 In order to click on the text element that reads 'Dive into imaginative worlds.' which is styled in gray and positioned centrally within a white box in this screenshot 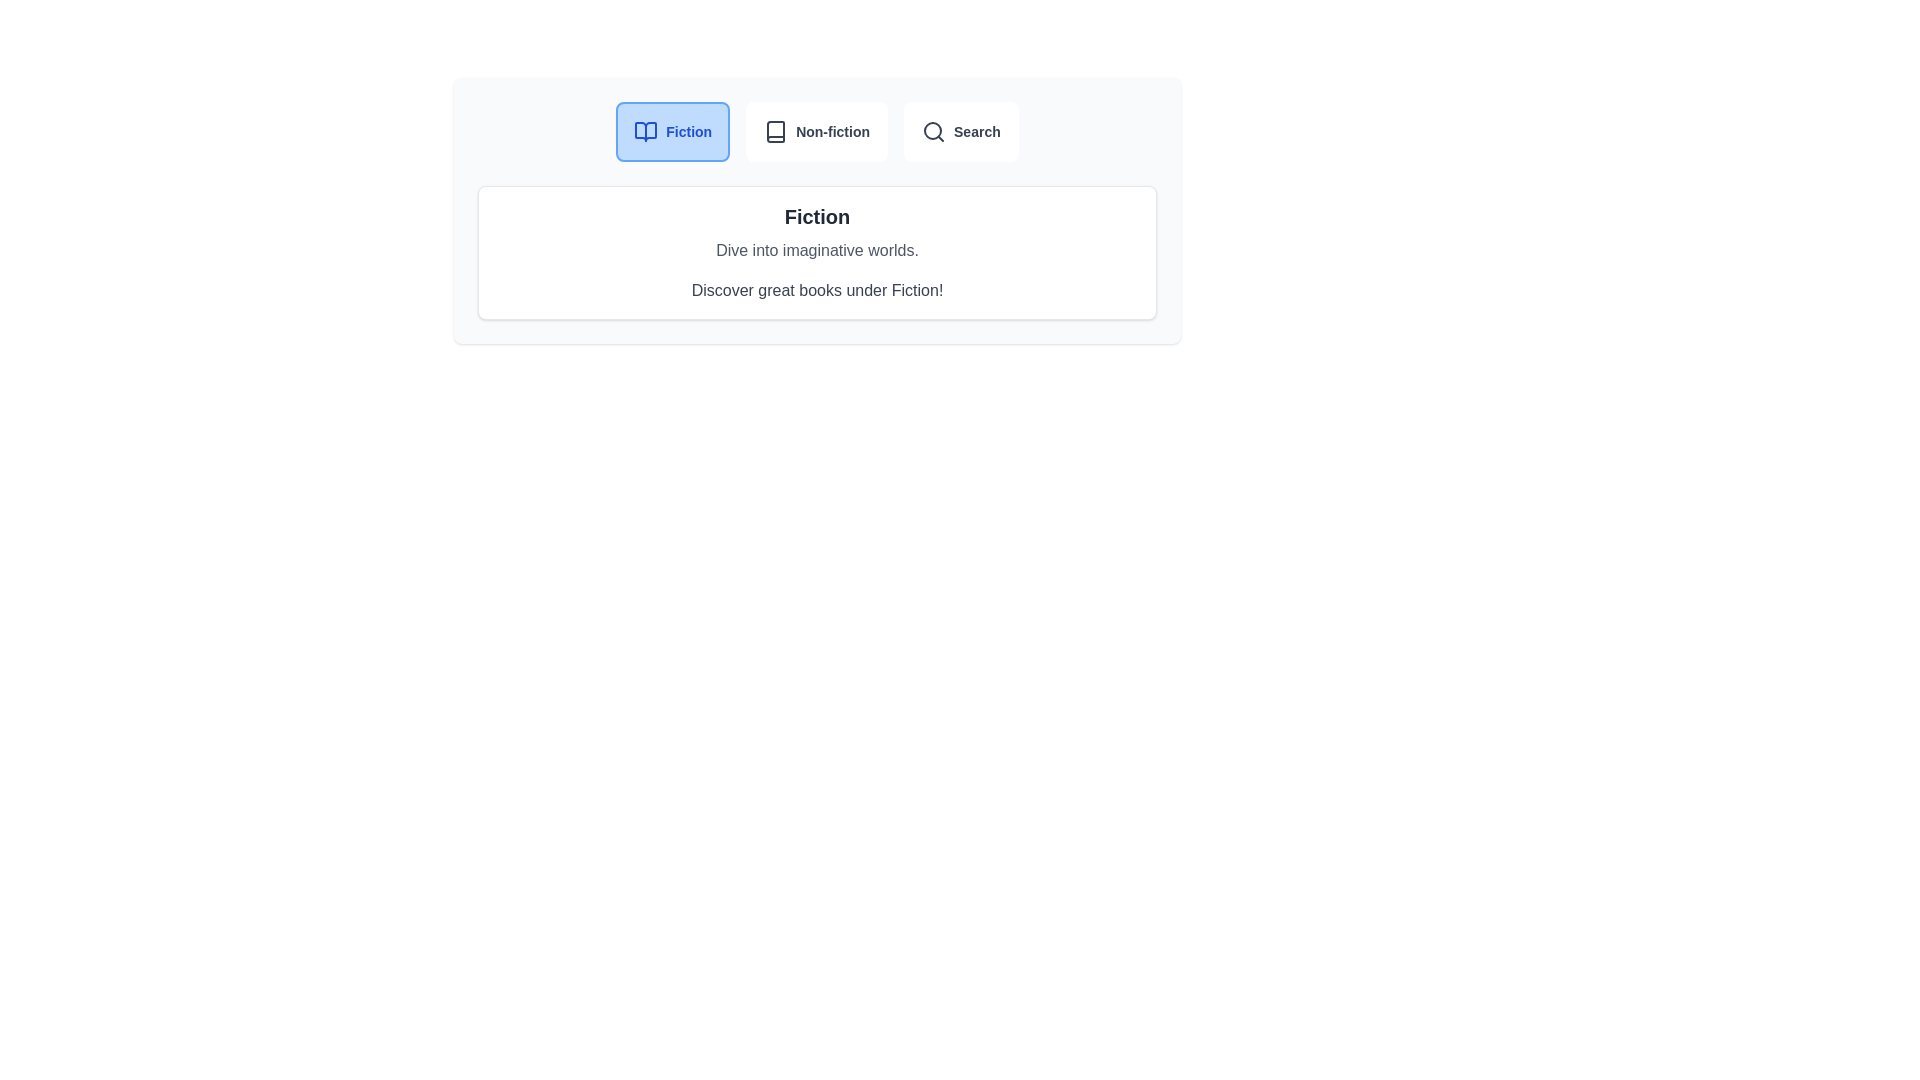, I will do `click(817, 249)`.